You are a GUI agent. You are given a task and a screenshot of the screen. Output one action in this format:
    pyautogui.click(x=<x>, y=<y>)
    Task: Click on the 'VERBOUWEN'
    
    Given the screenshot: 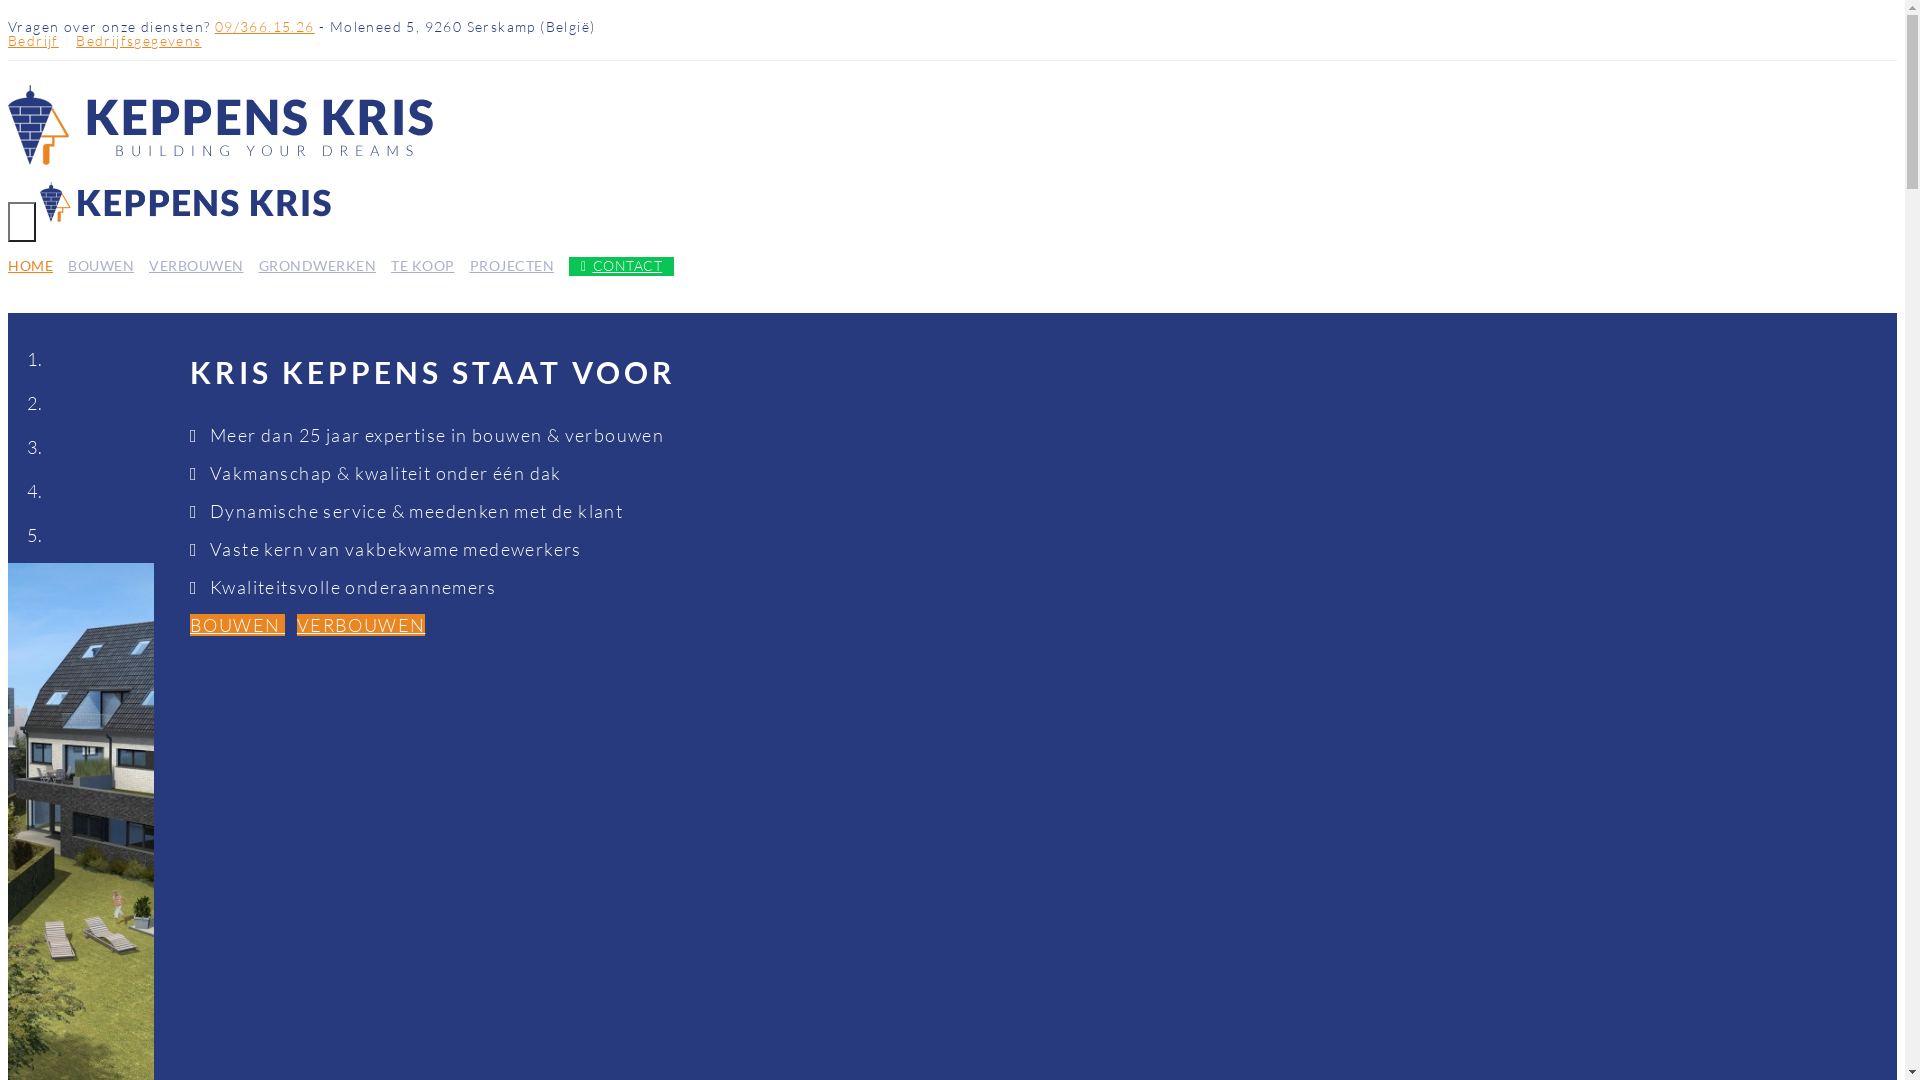 What is the action you would take?
    pyautogui.click(x=296, y=623)
    